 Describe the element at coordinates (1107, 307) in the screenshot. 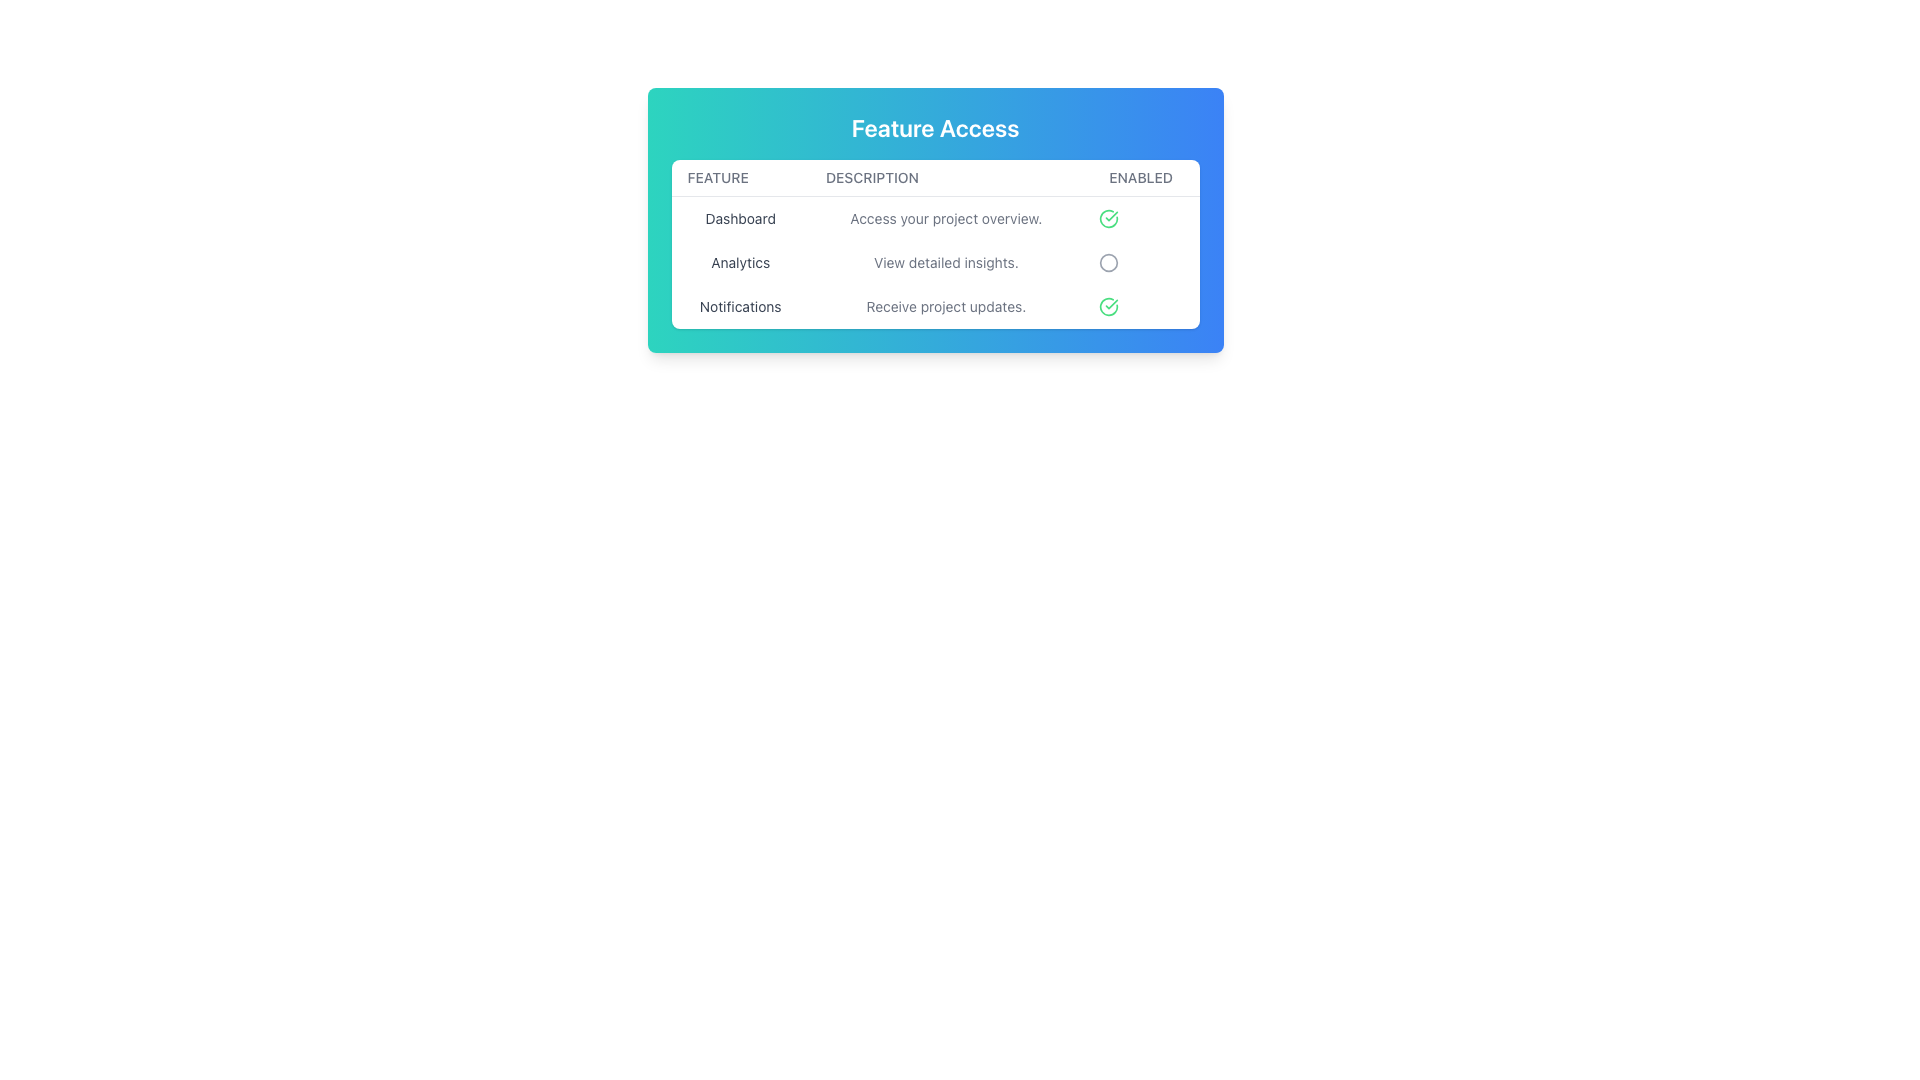

I see `the graphical indicator icon in the last row of the table under the 'ENABLED' column, aligned with the 'Notifications' label` at that location.